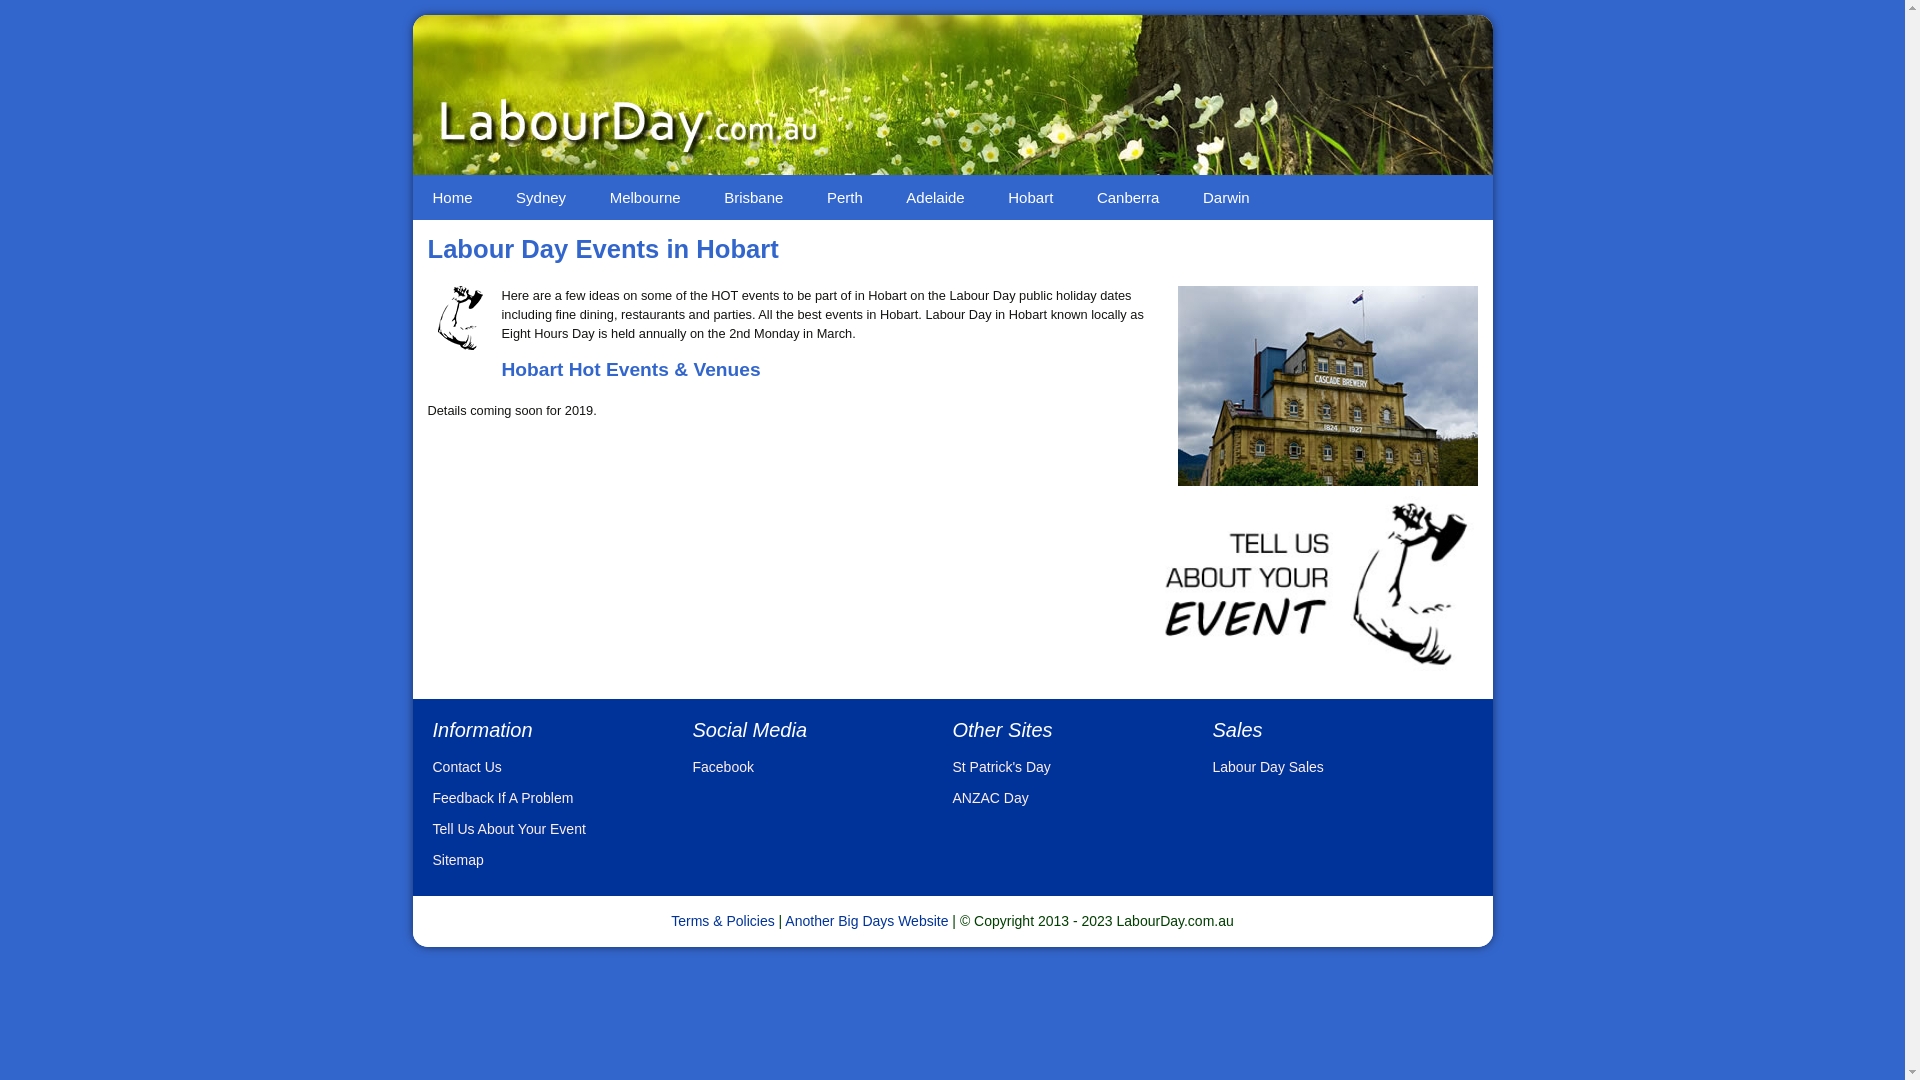  I want to click on 'Facebook', so click(721, 766).